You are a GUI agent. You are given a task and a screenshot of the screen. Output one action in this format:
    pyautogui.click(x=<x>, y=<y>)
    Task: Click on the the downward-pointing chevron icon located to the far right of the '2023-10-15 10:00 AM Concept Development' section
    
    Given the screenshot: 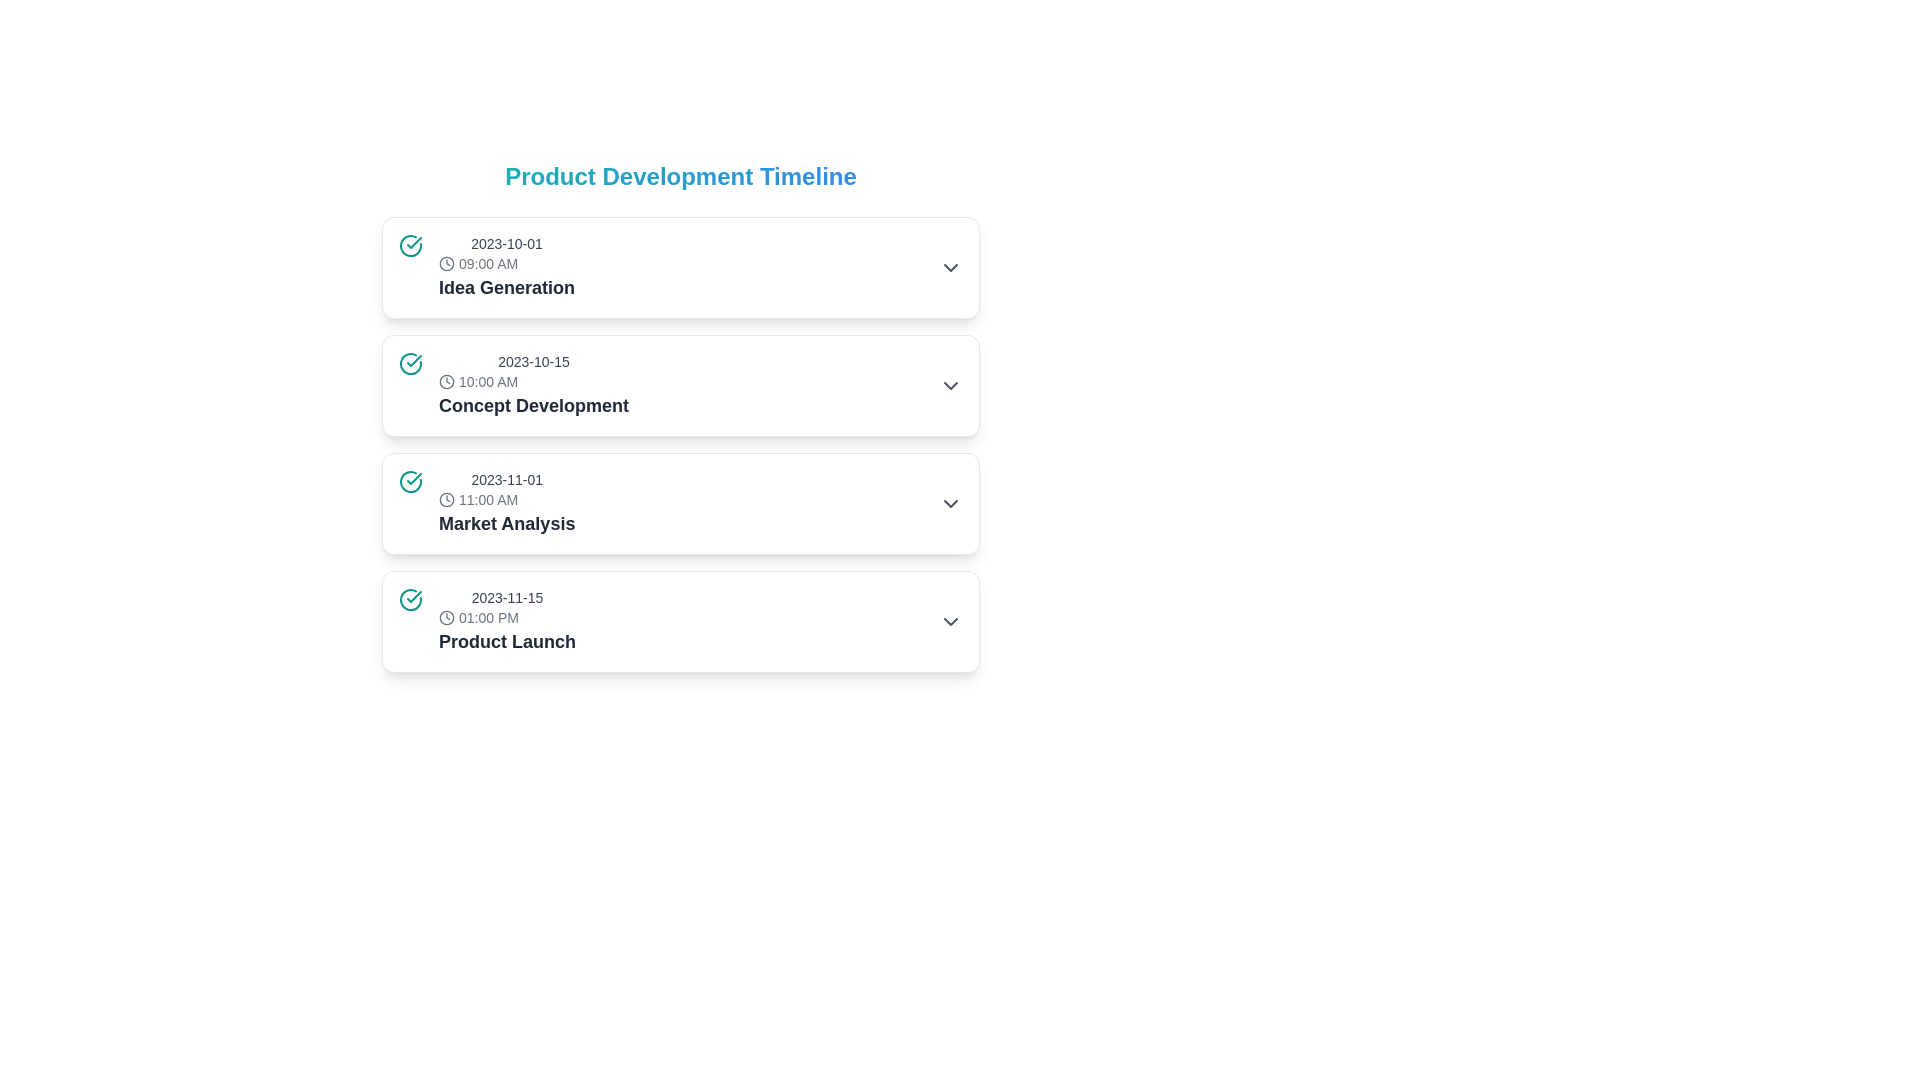 What is the action you would take?
    pyautogui.click(x=949, y=385)
    